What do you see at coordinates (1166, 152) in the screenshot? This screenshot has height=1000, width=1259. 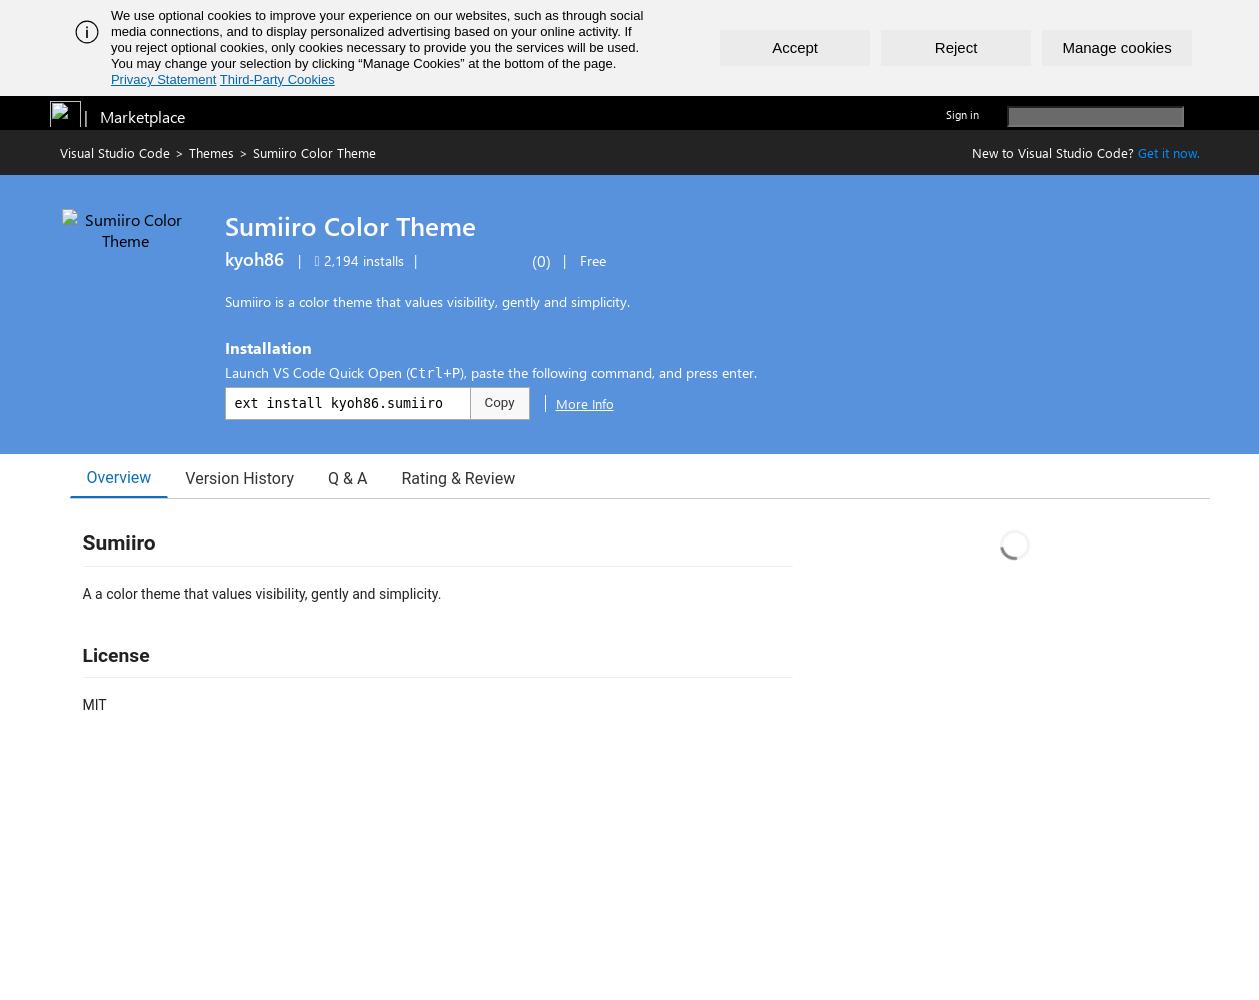 I see `'Get it now.'` at bounding box center [1166, 152].